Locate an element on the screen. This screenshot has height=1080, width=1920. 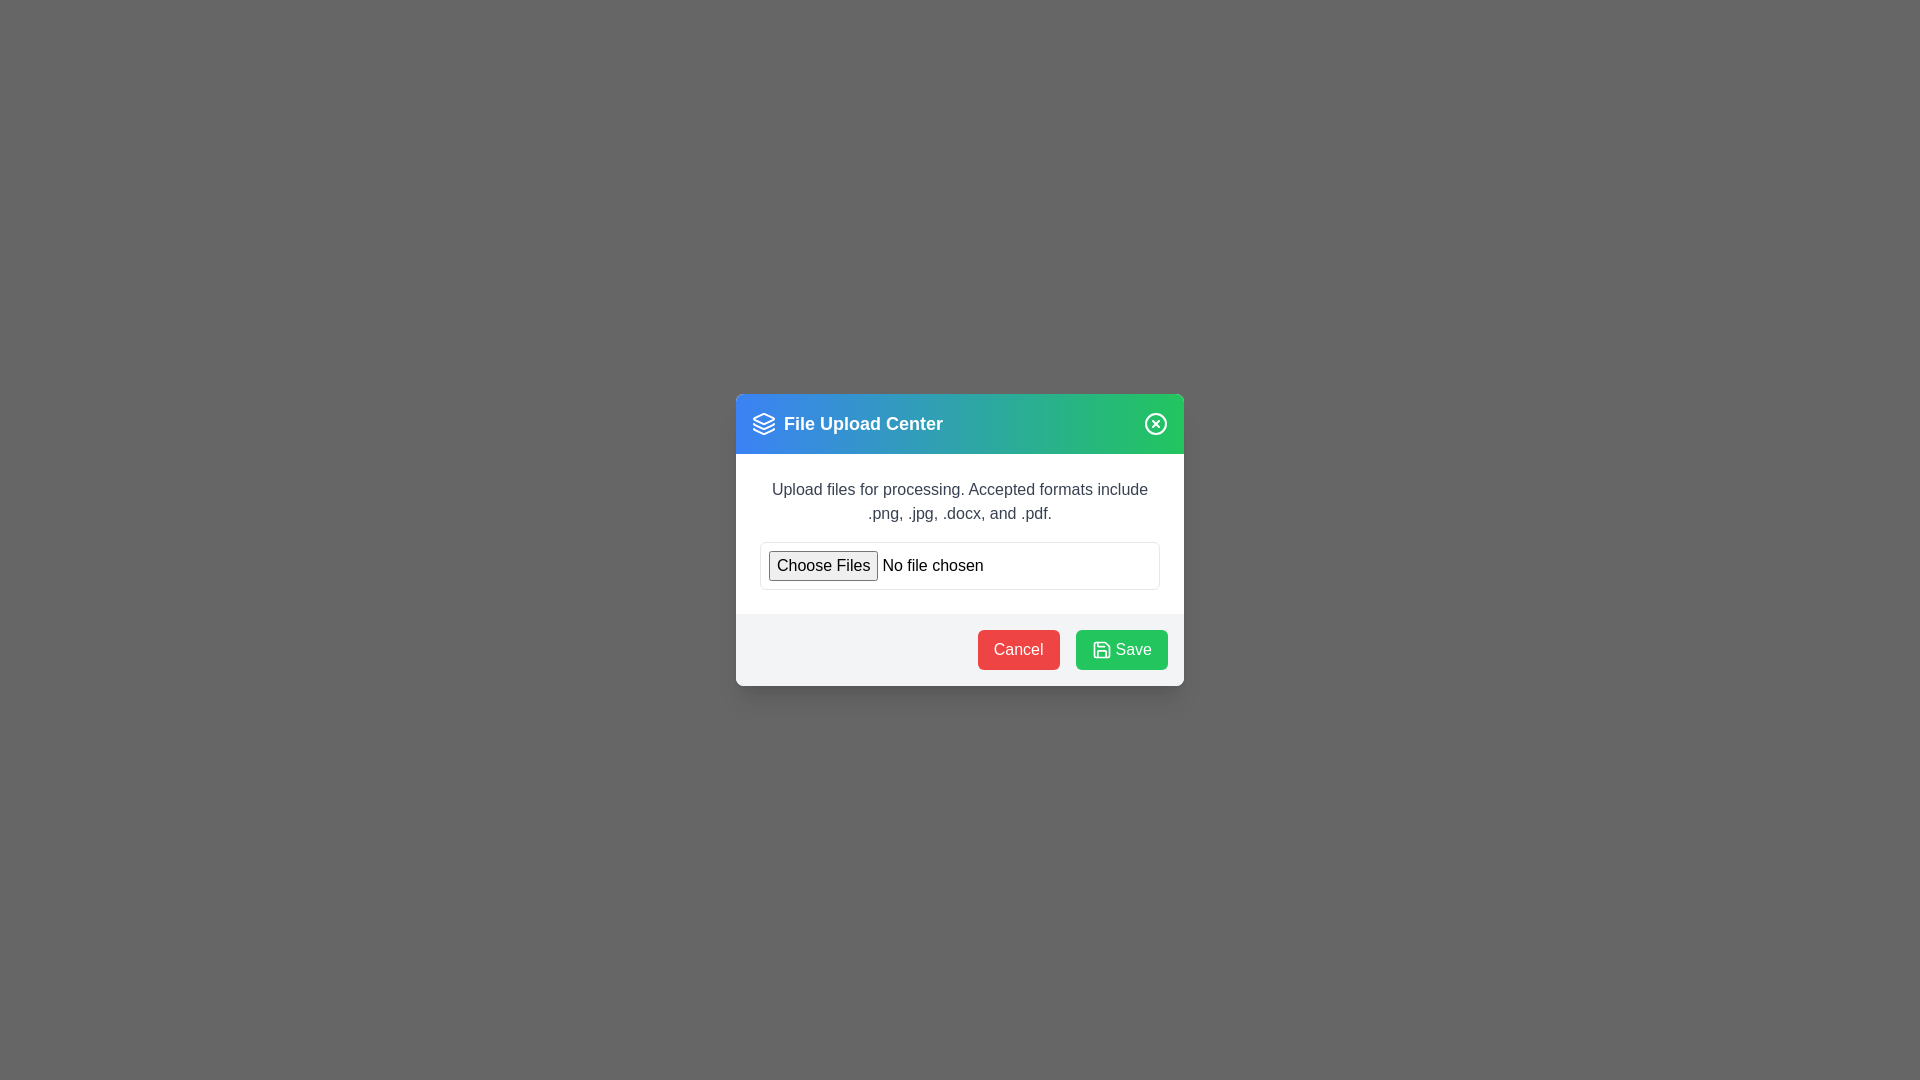
the input field to open the file selection dialog is located at coordinates (960, 566).